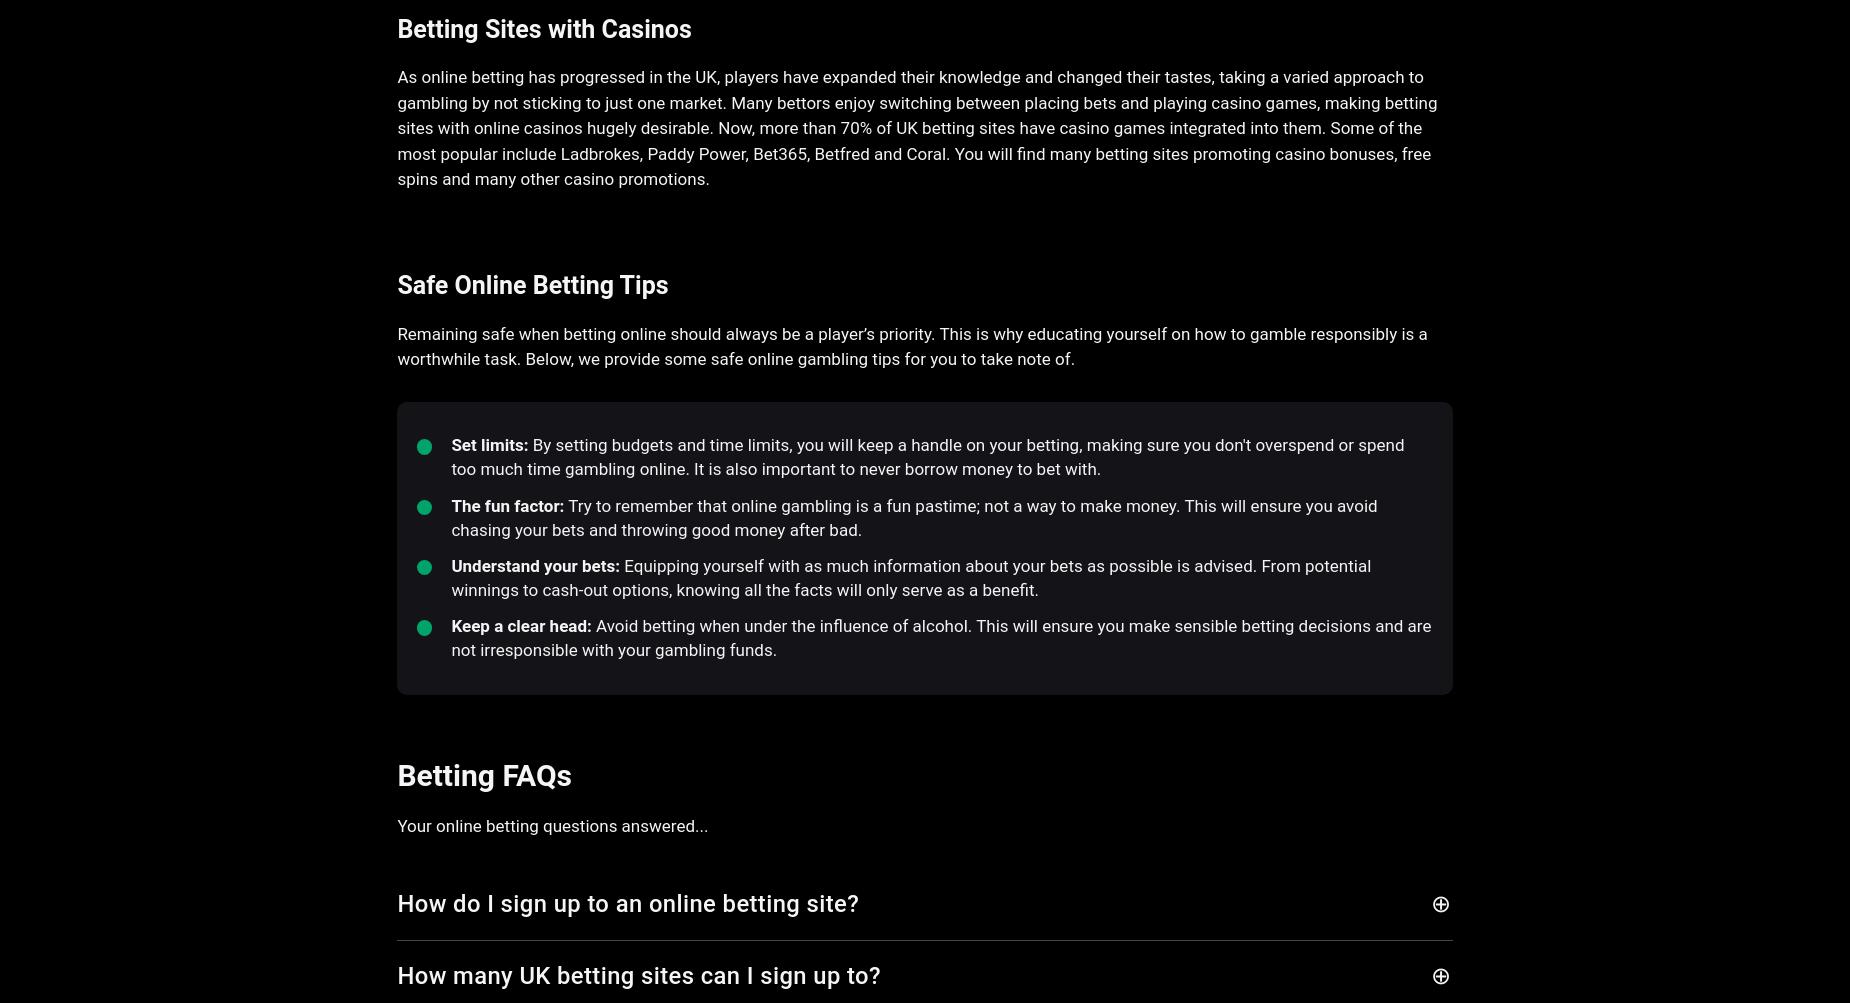  Describe the element at coordinates (544, 28) in the screenshot. I see `'Betting Sites with Casinos'` at that location.